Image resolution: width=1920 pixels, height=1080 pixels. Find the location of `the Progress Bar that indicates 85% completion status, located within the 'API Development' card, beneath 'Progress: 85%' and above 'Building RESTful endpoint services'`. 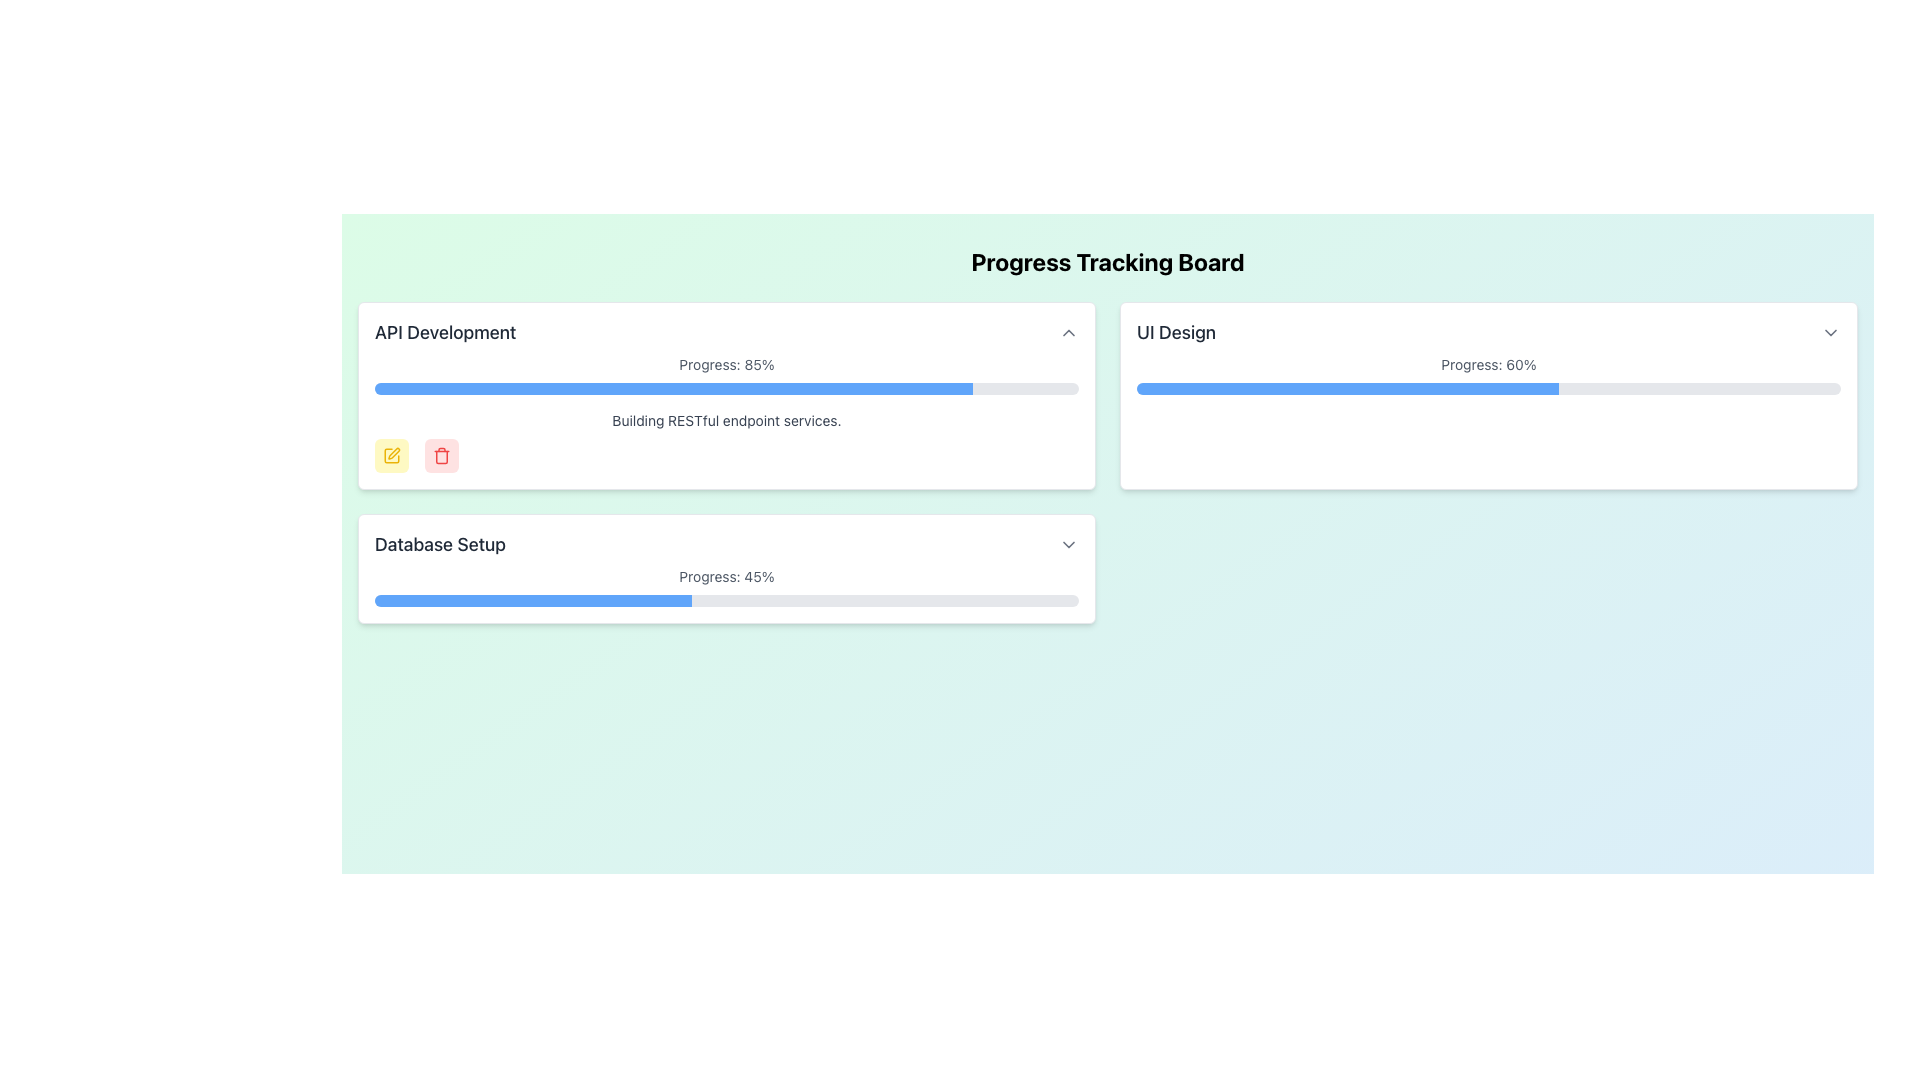

the Progress Bar that indicates 85% completion status, located within the 'API Development' card, beneath 'Progress: 85%' and above 'Building RESTful endpoint services' is located at coordinates (725, 389).